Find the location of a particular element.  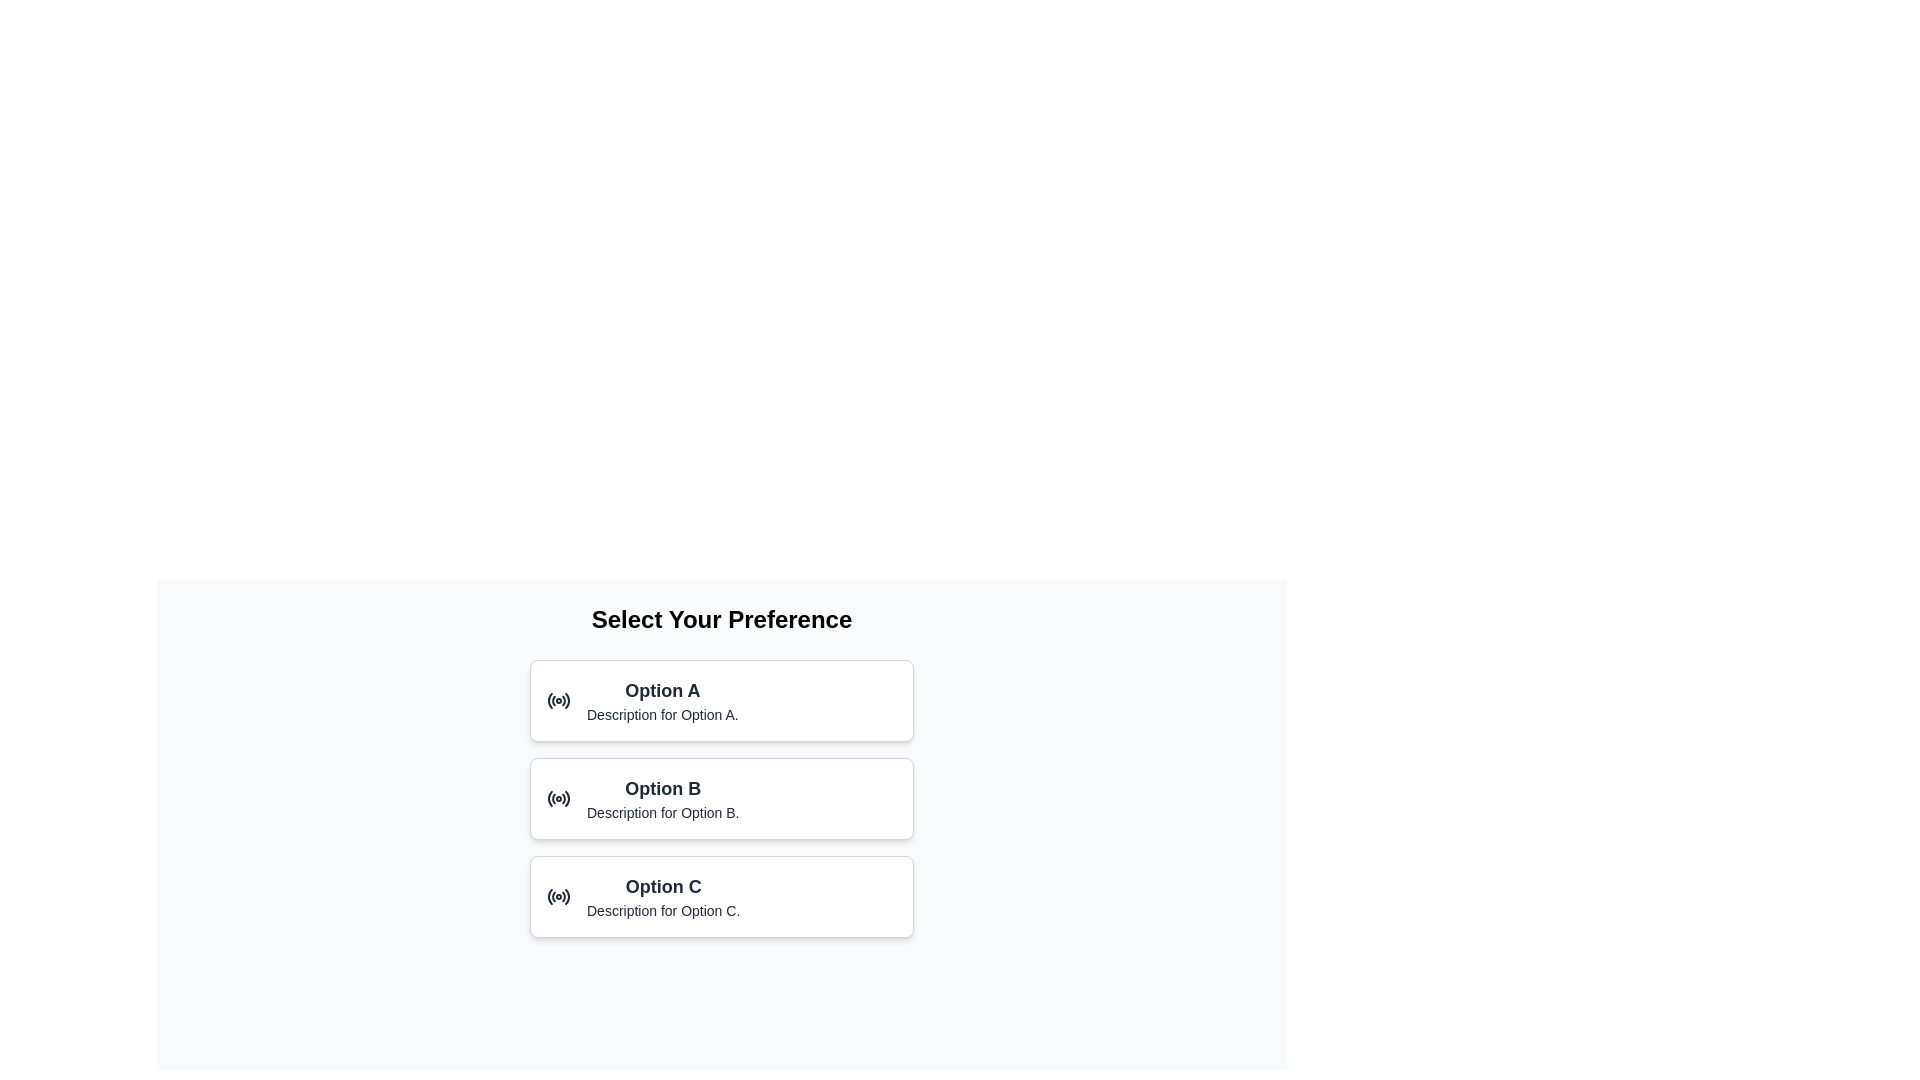

the 'Option B' text block is located at coordinates (663, 797).